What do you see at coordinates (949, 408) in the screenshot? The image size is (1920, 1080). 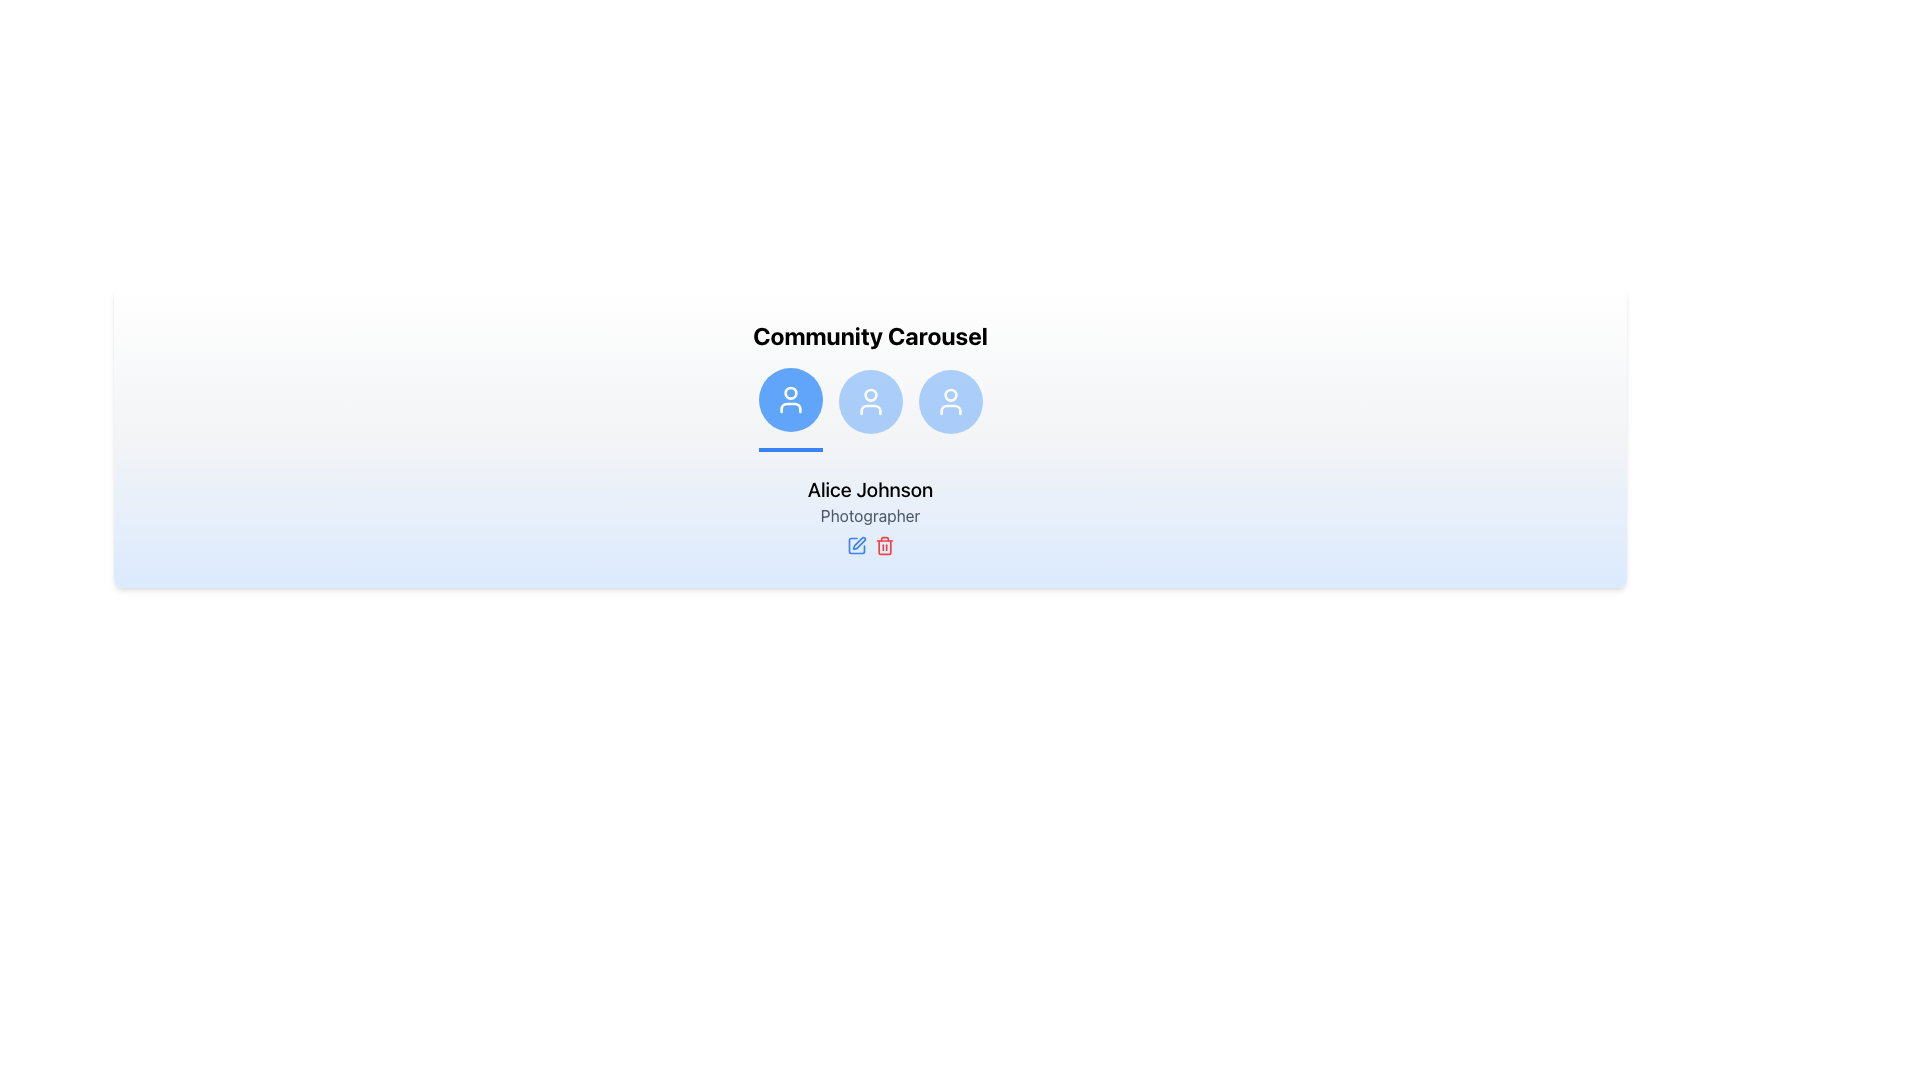 I see `the circular icon with a light blue background and white user silhouette, positioned as the third icon in a horizontal row of similar icons` at bounding box center [949, 408].